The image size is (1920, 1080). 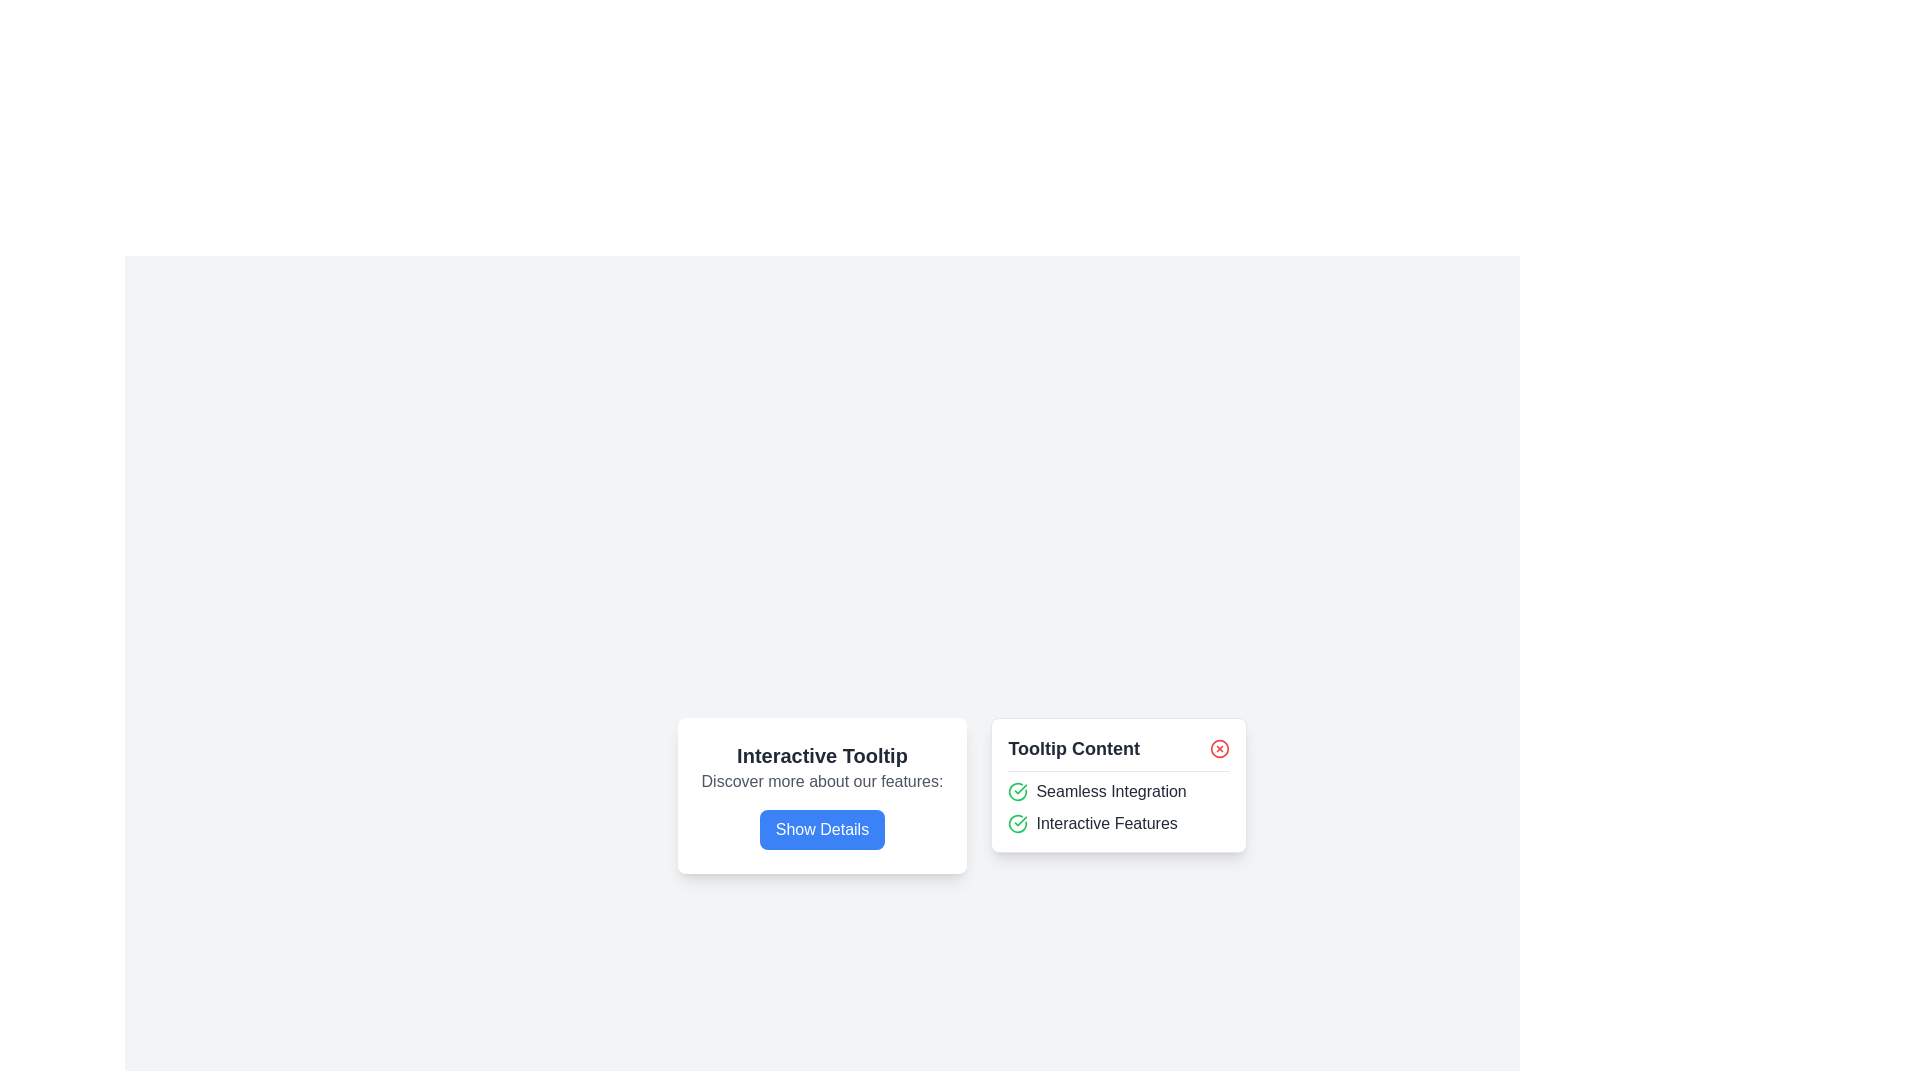 I want to click on content inside the Tooltip, which provides additional detailed descriptions or features appearing near the 'Show Details' button, so click(x=1118, y=784).